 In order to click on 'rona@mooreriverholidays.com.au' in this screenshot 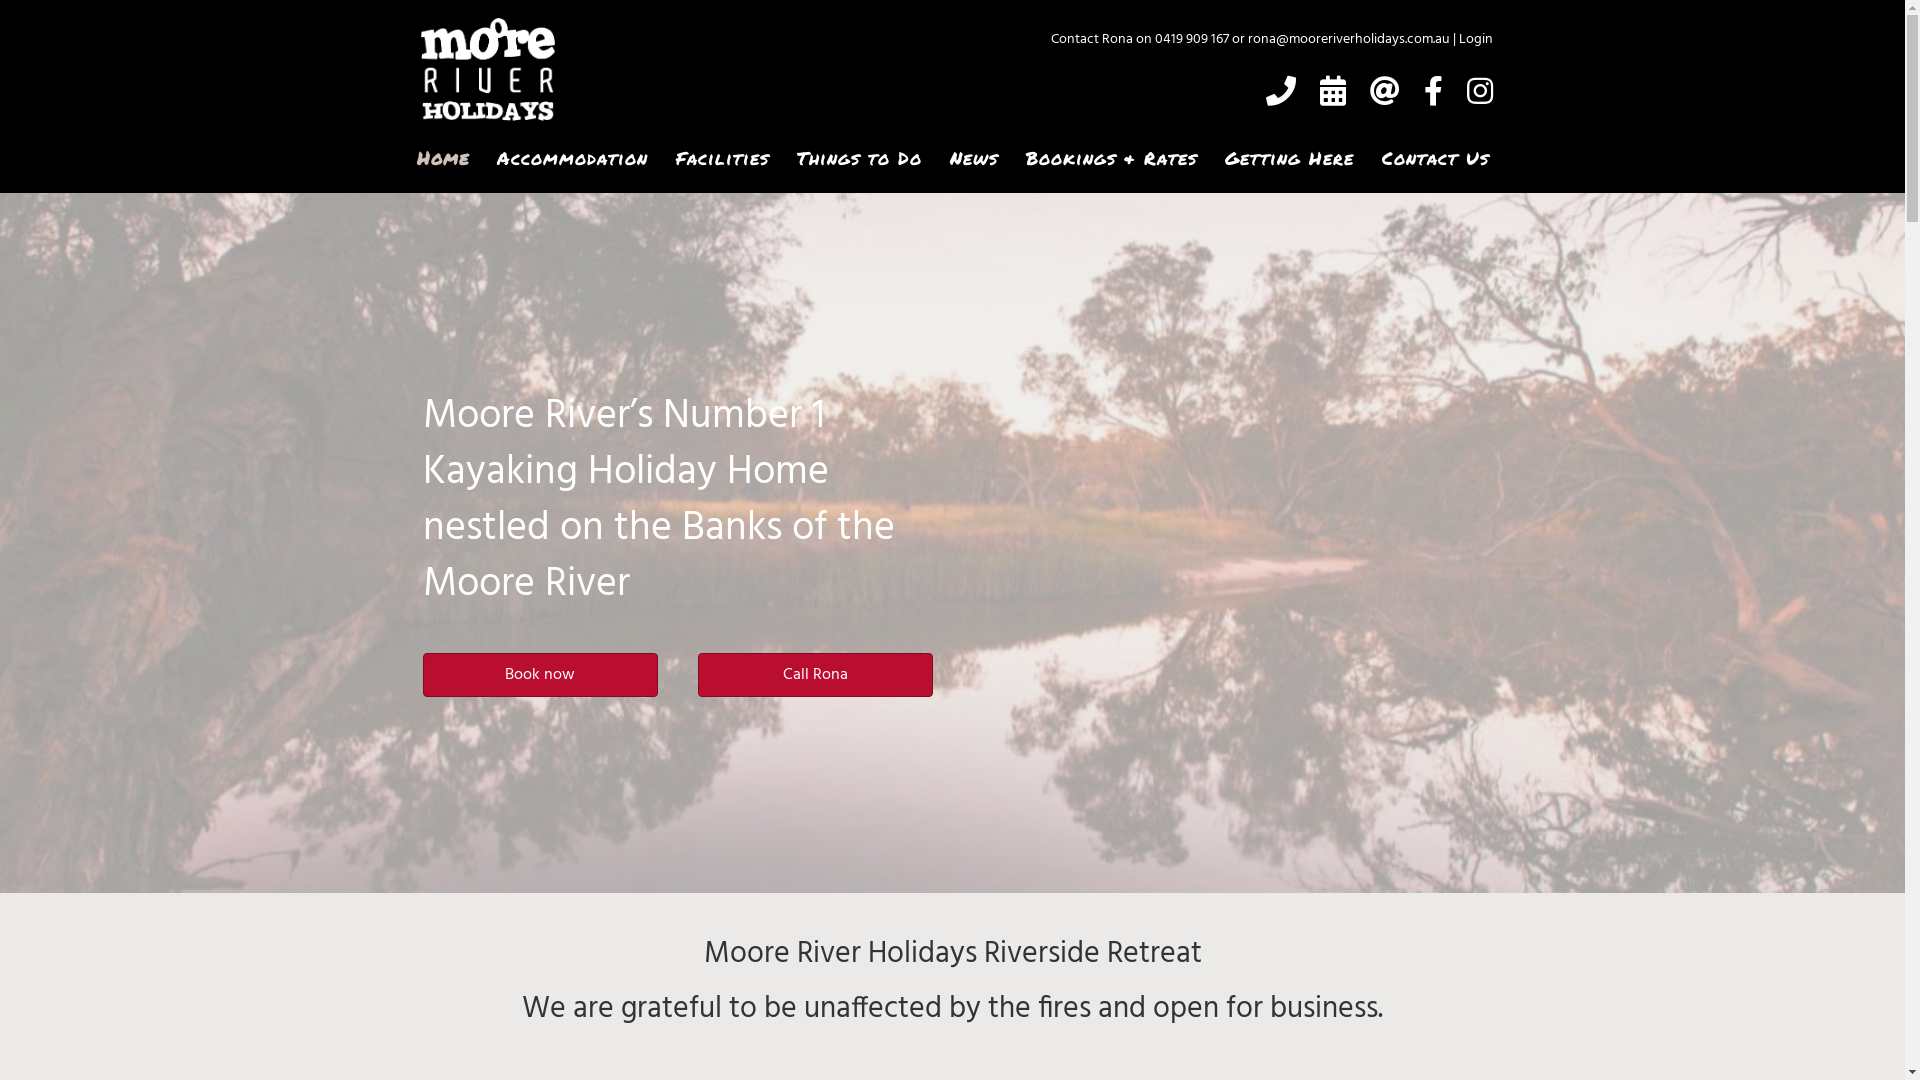, I will do `click(1348, 39)`.